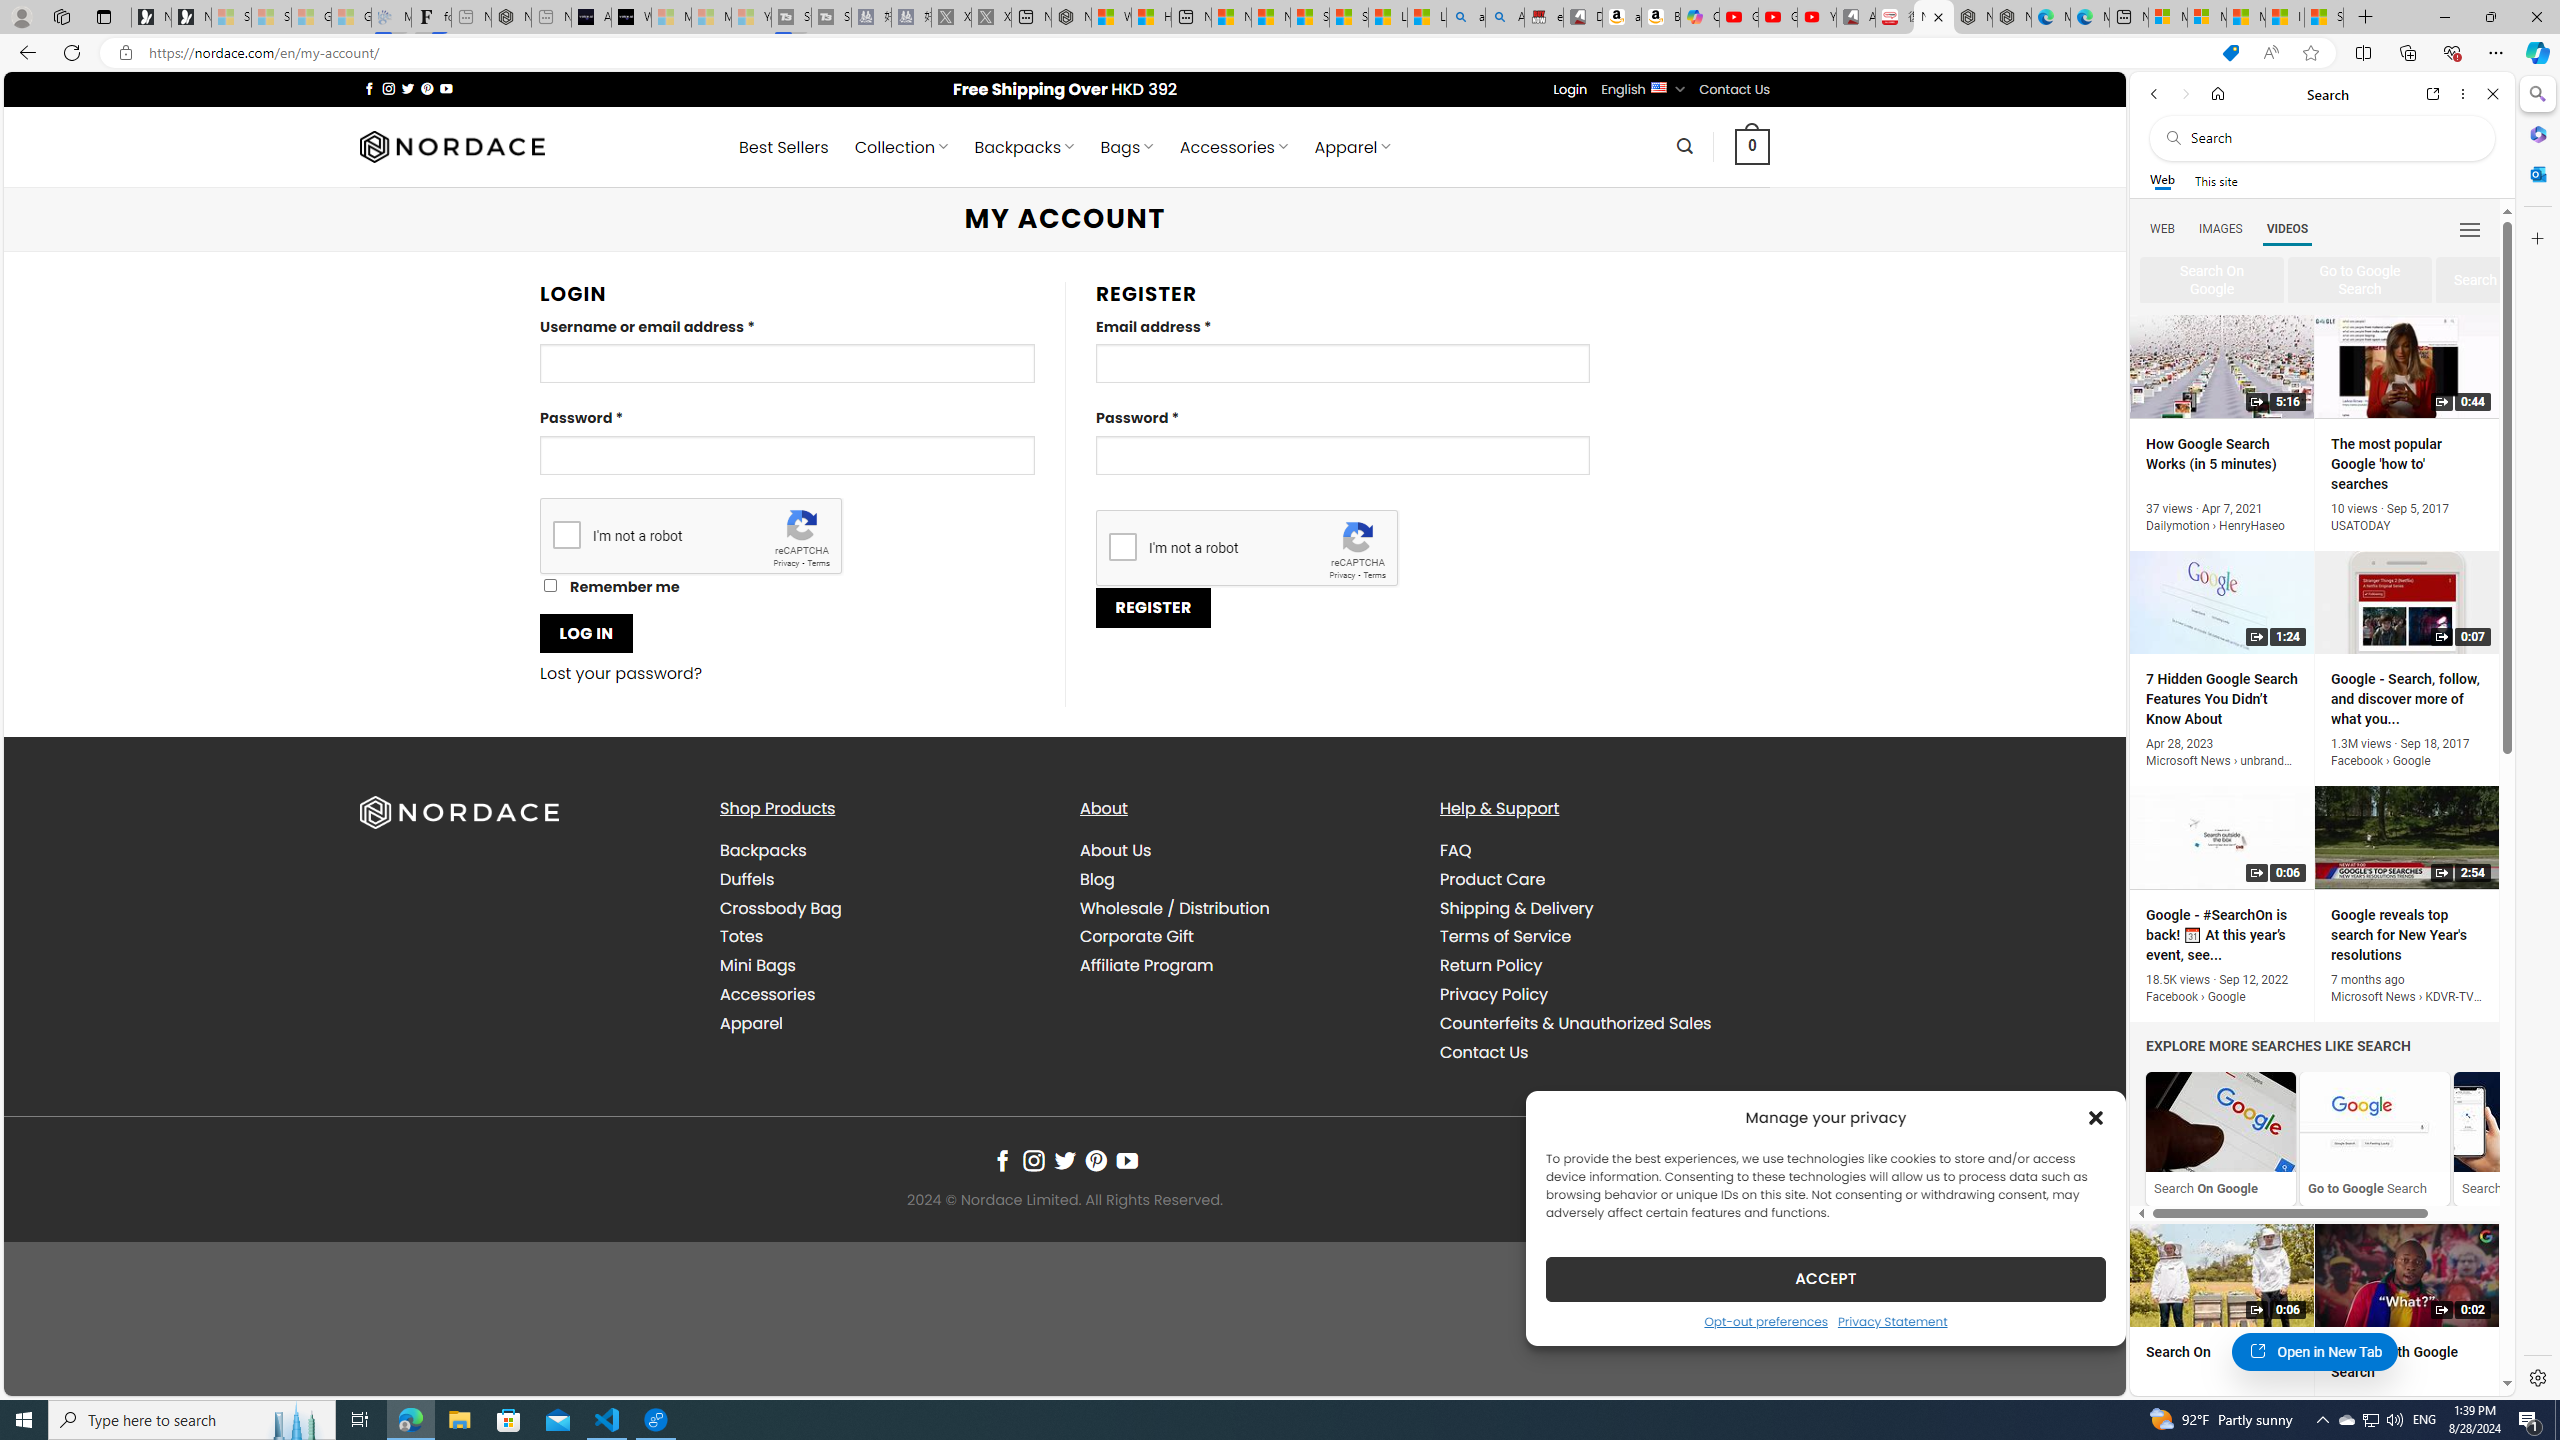 The image size is (2560, 1440). I want to click on 'Opt-out preferences', so click(1765, 1320).